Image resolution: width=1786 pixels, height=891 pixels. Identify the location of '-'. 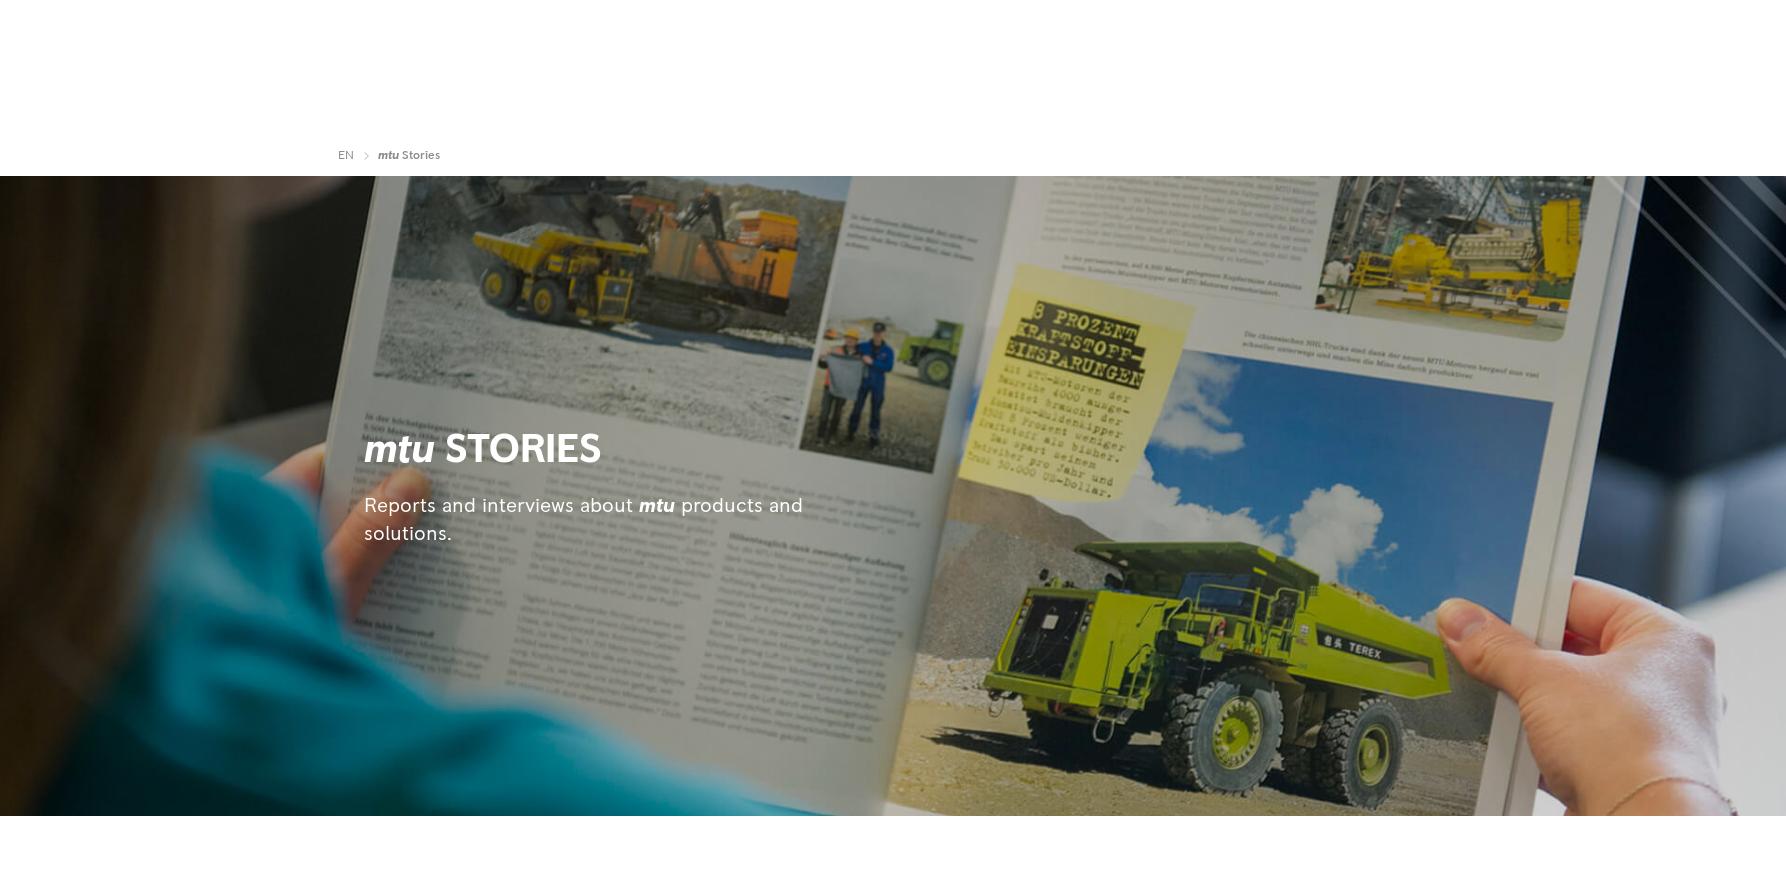
(1305, 41).